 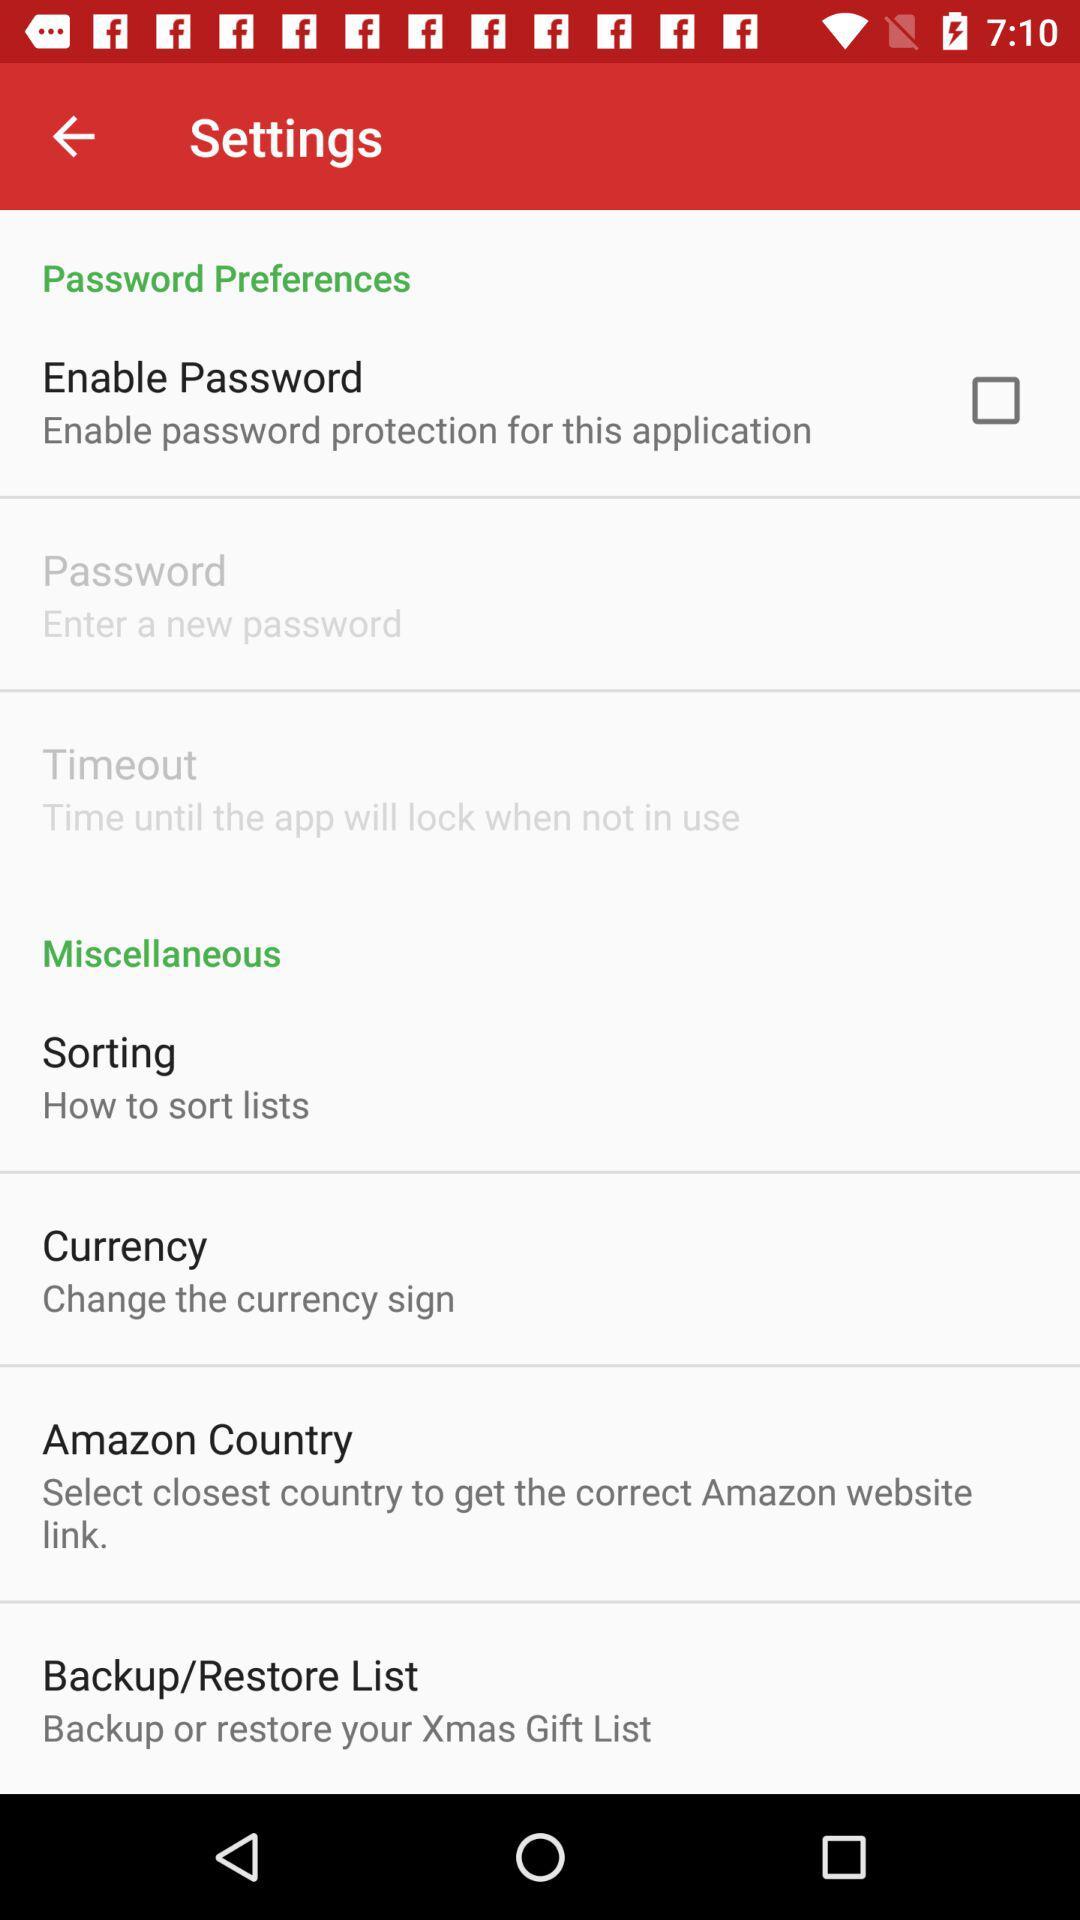 What do you see at coordinates (174, 1103) in the screenshot?
I see `icon above the currency` at bounding box center [174, 1103].